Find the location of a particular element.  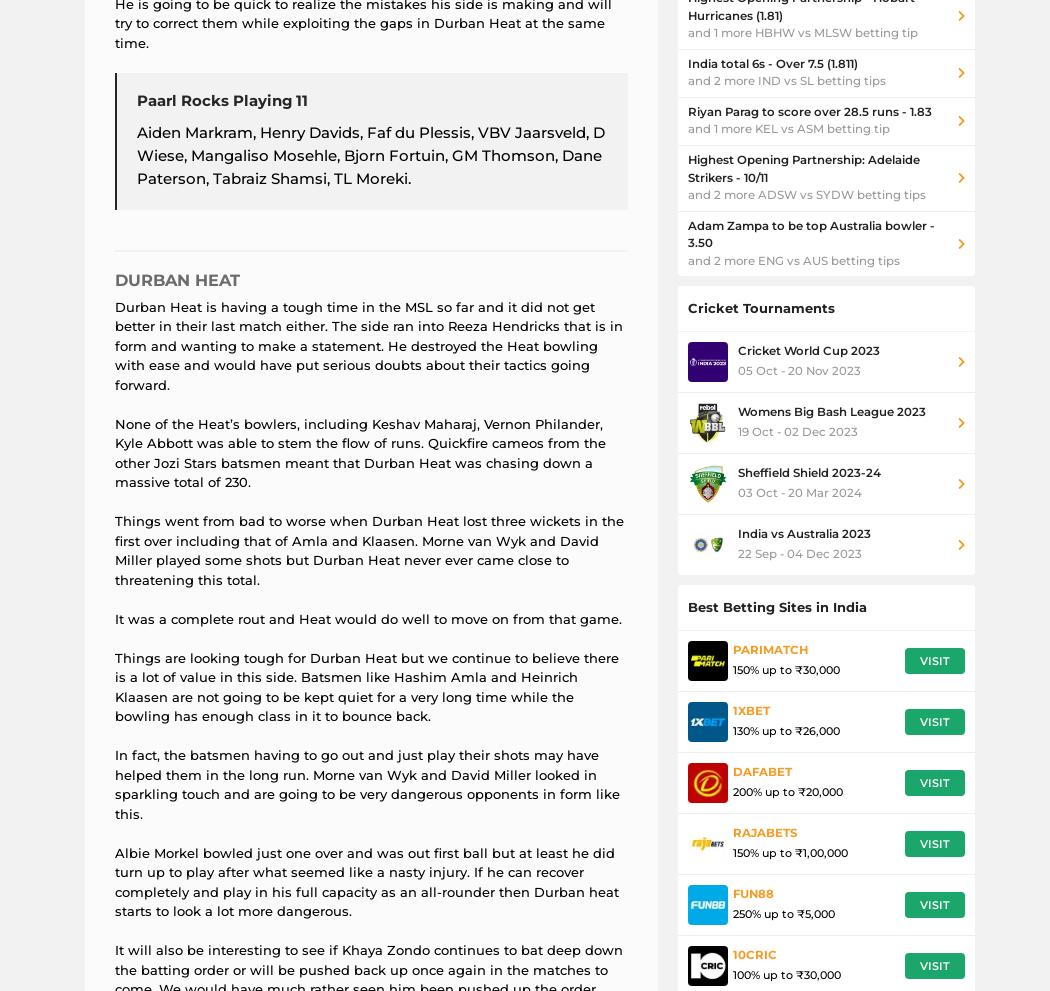

'Things are looking tough for Durban Heat but we continue to believe there is a lot of value in this side. Batsmen like Hashim Amla and Heinrich Klaasen are not going to be kept quiet for a very long time while the bowling has enough class in it to bounce back.' is located at coordinates (113, 686).